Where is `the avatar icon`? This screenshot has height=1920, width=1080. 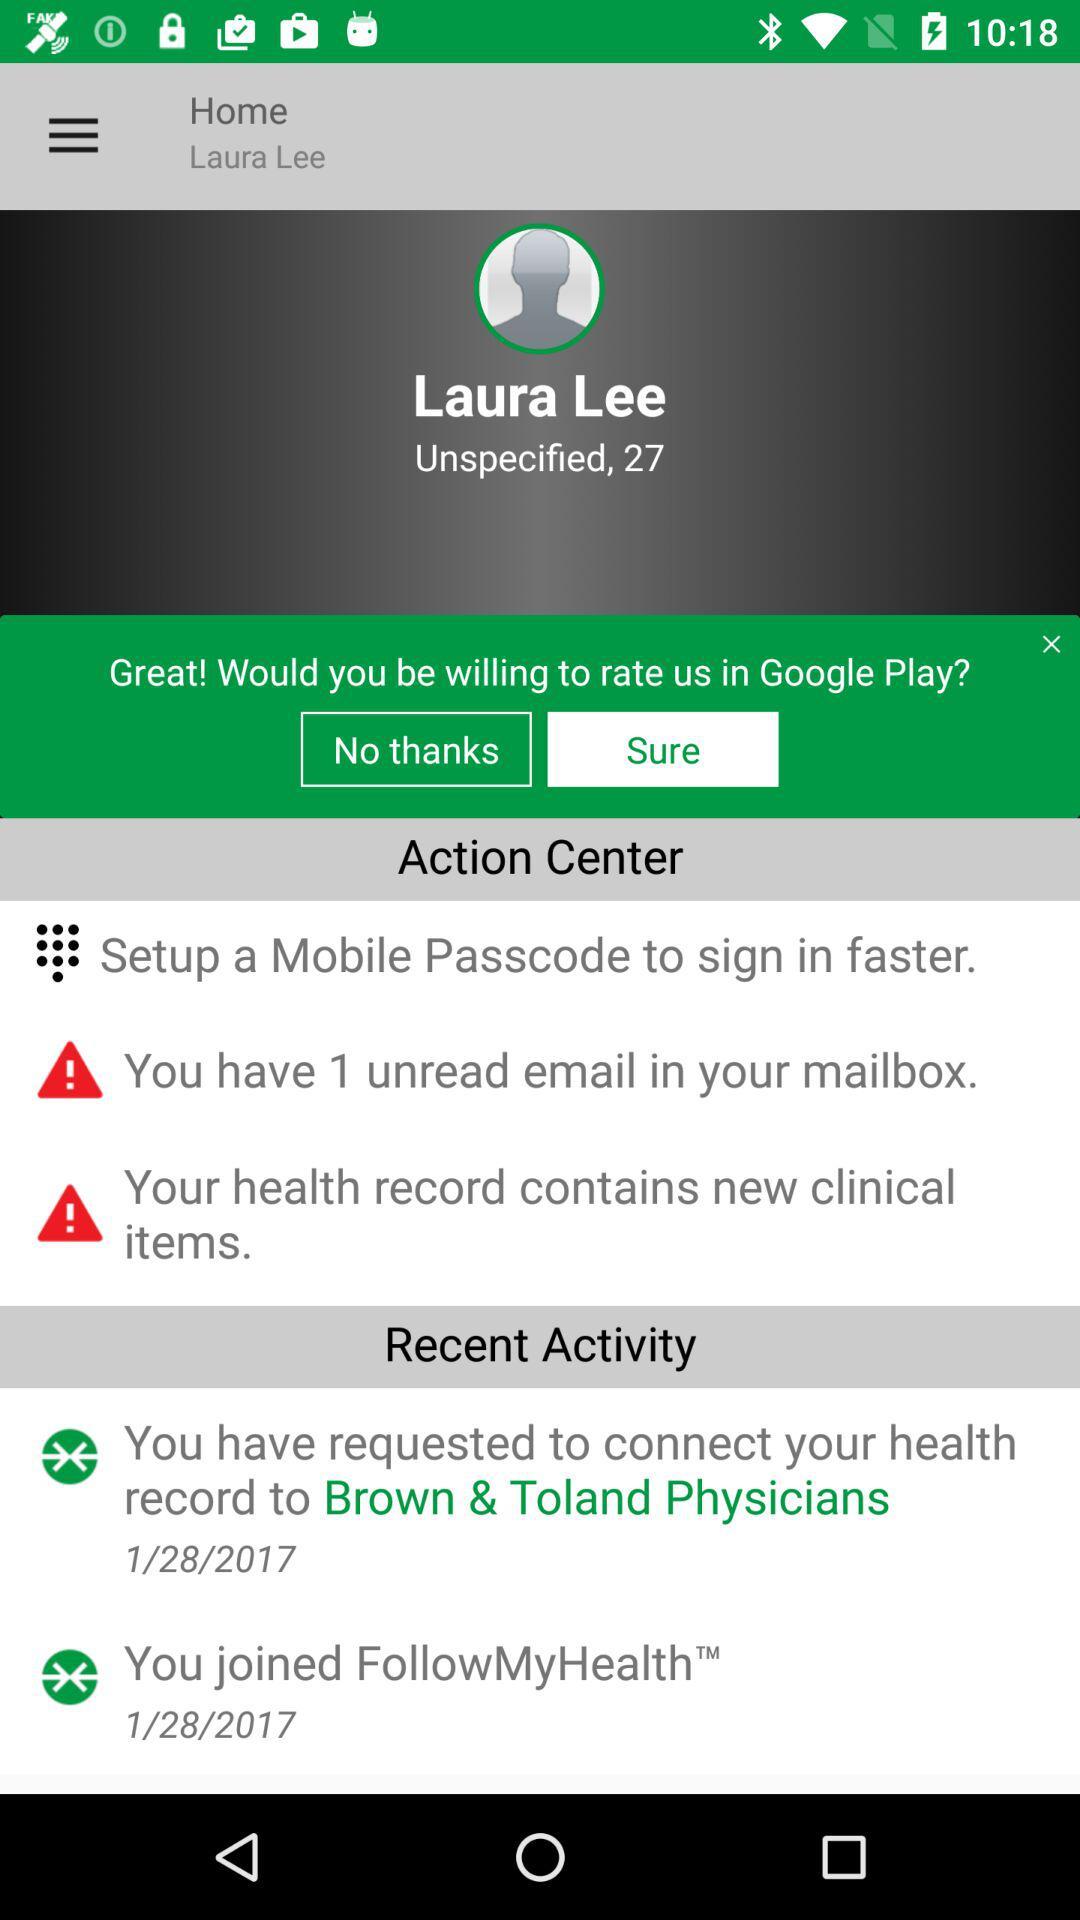
the avatar icon is located at coordinates (538, 288).